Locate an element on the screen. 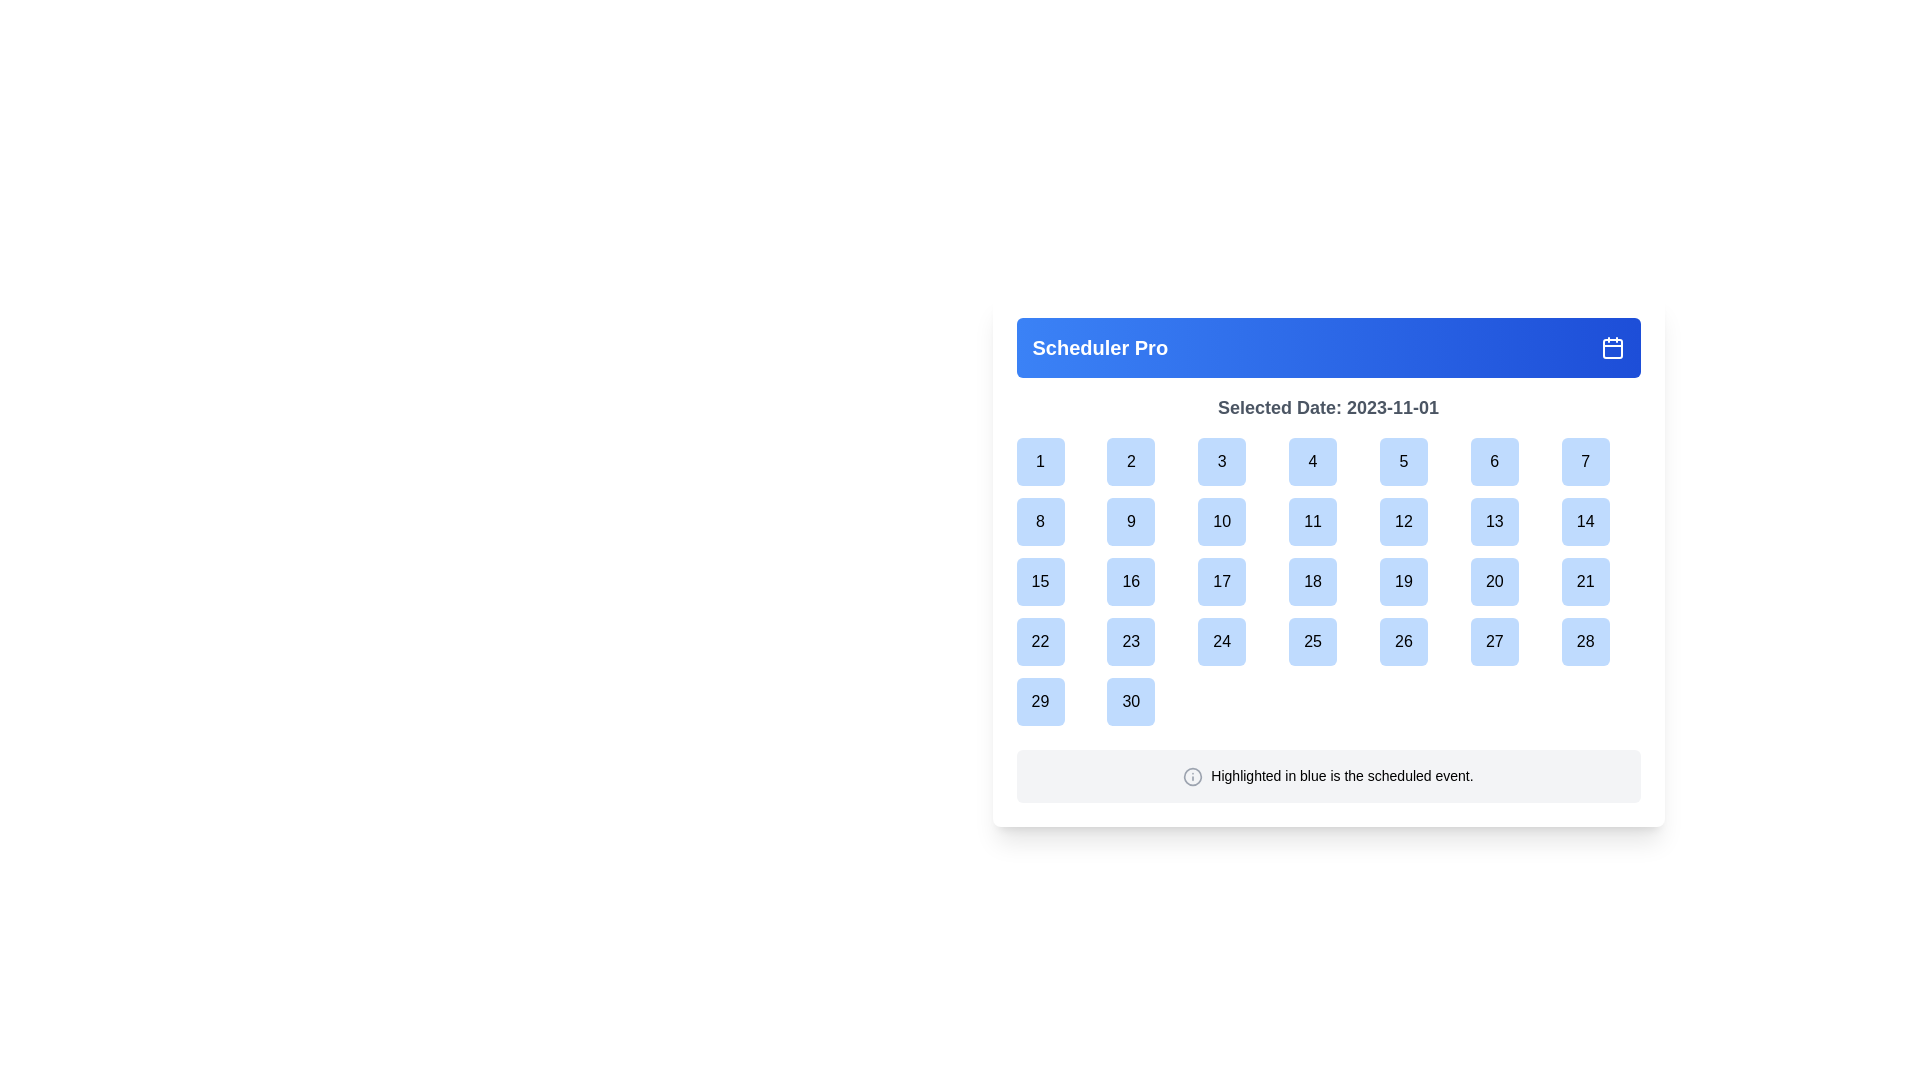 The height and width of the screenshot is (1080, 1920). the interactive calendar day button representing the eleventh day of the month is located at coordinates (1328, 520).